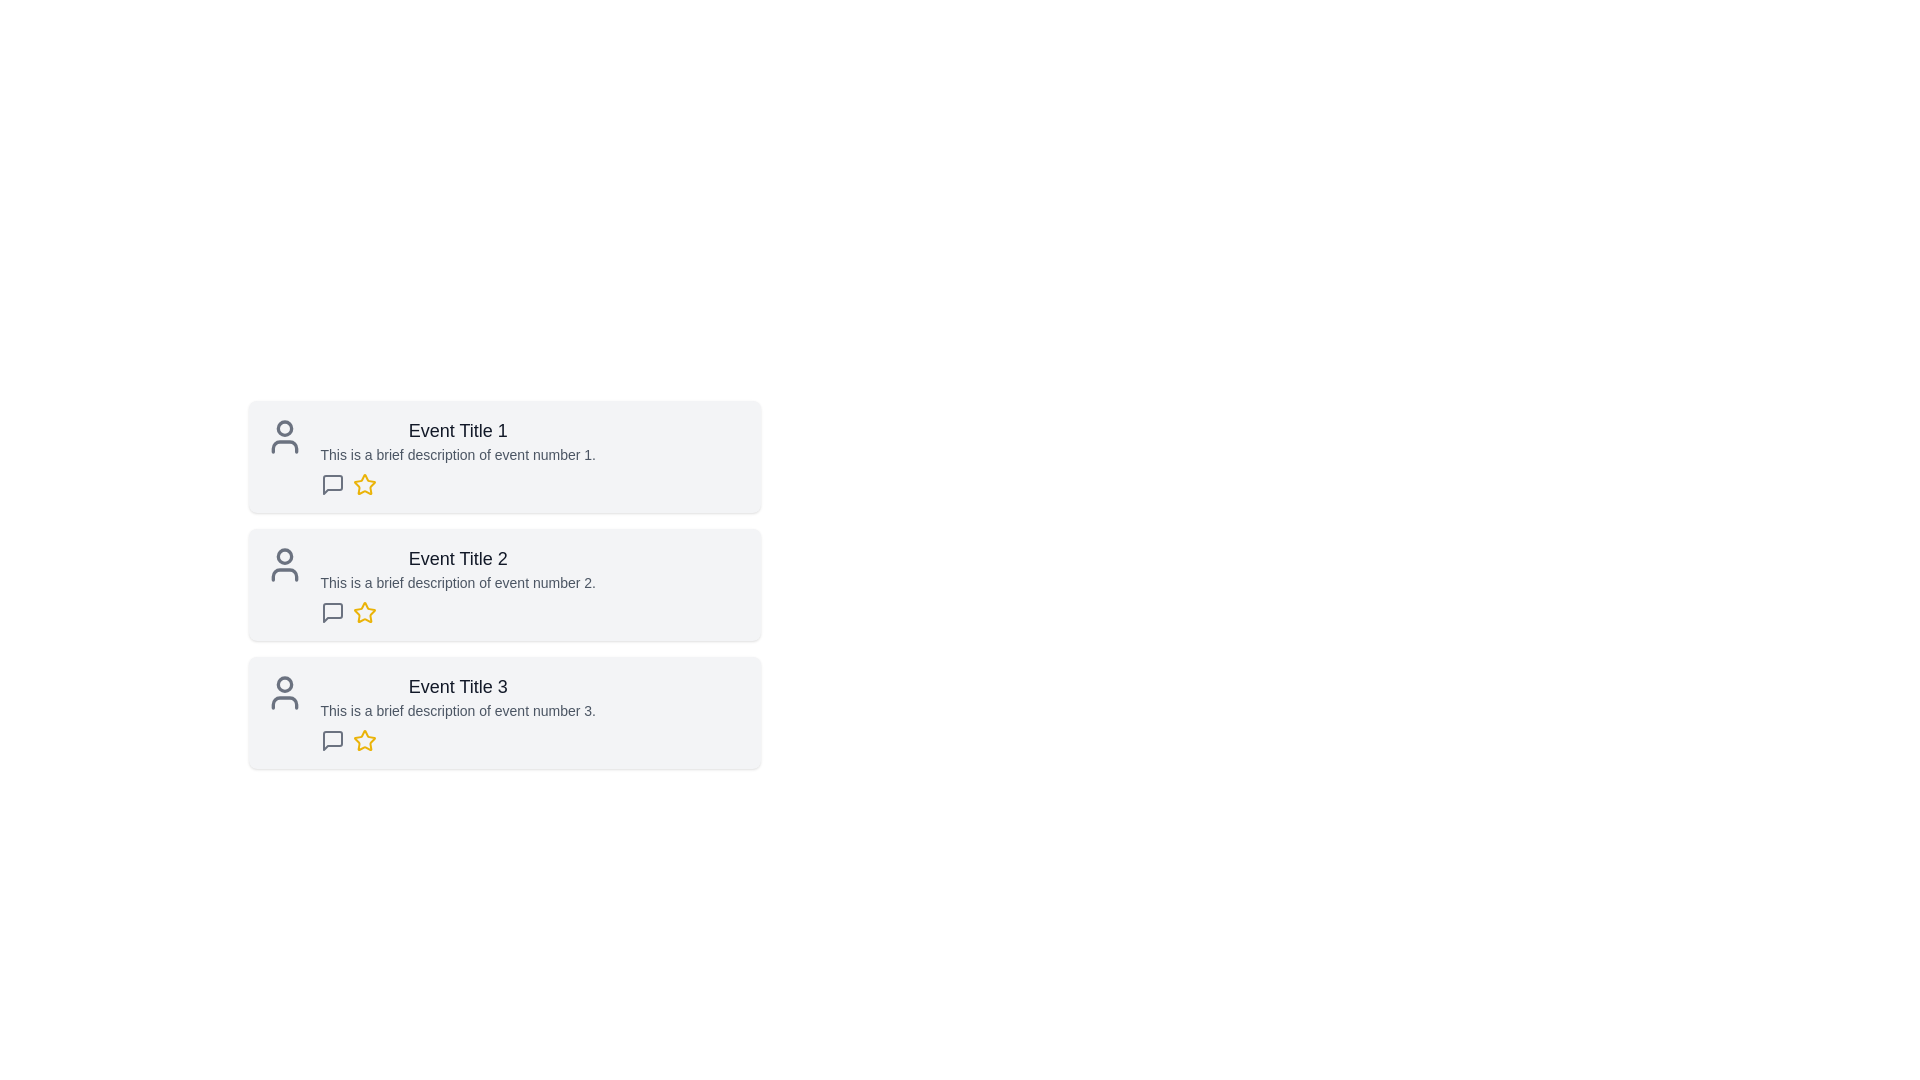 Image resolution: width=1920 pixels, height=1080 pixels. Describe the element at coordinates (504, 612) in the screenshot. I see `the information card that is the second item in a vertical list of event cards` at that location.